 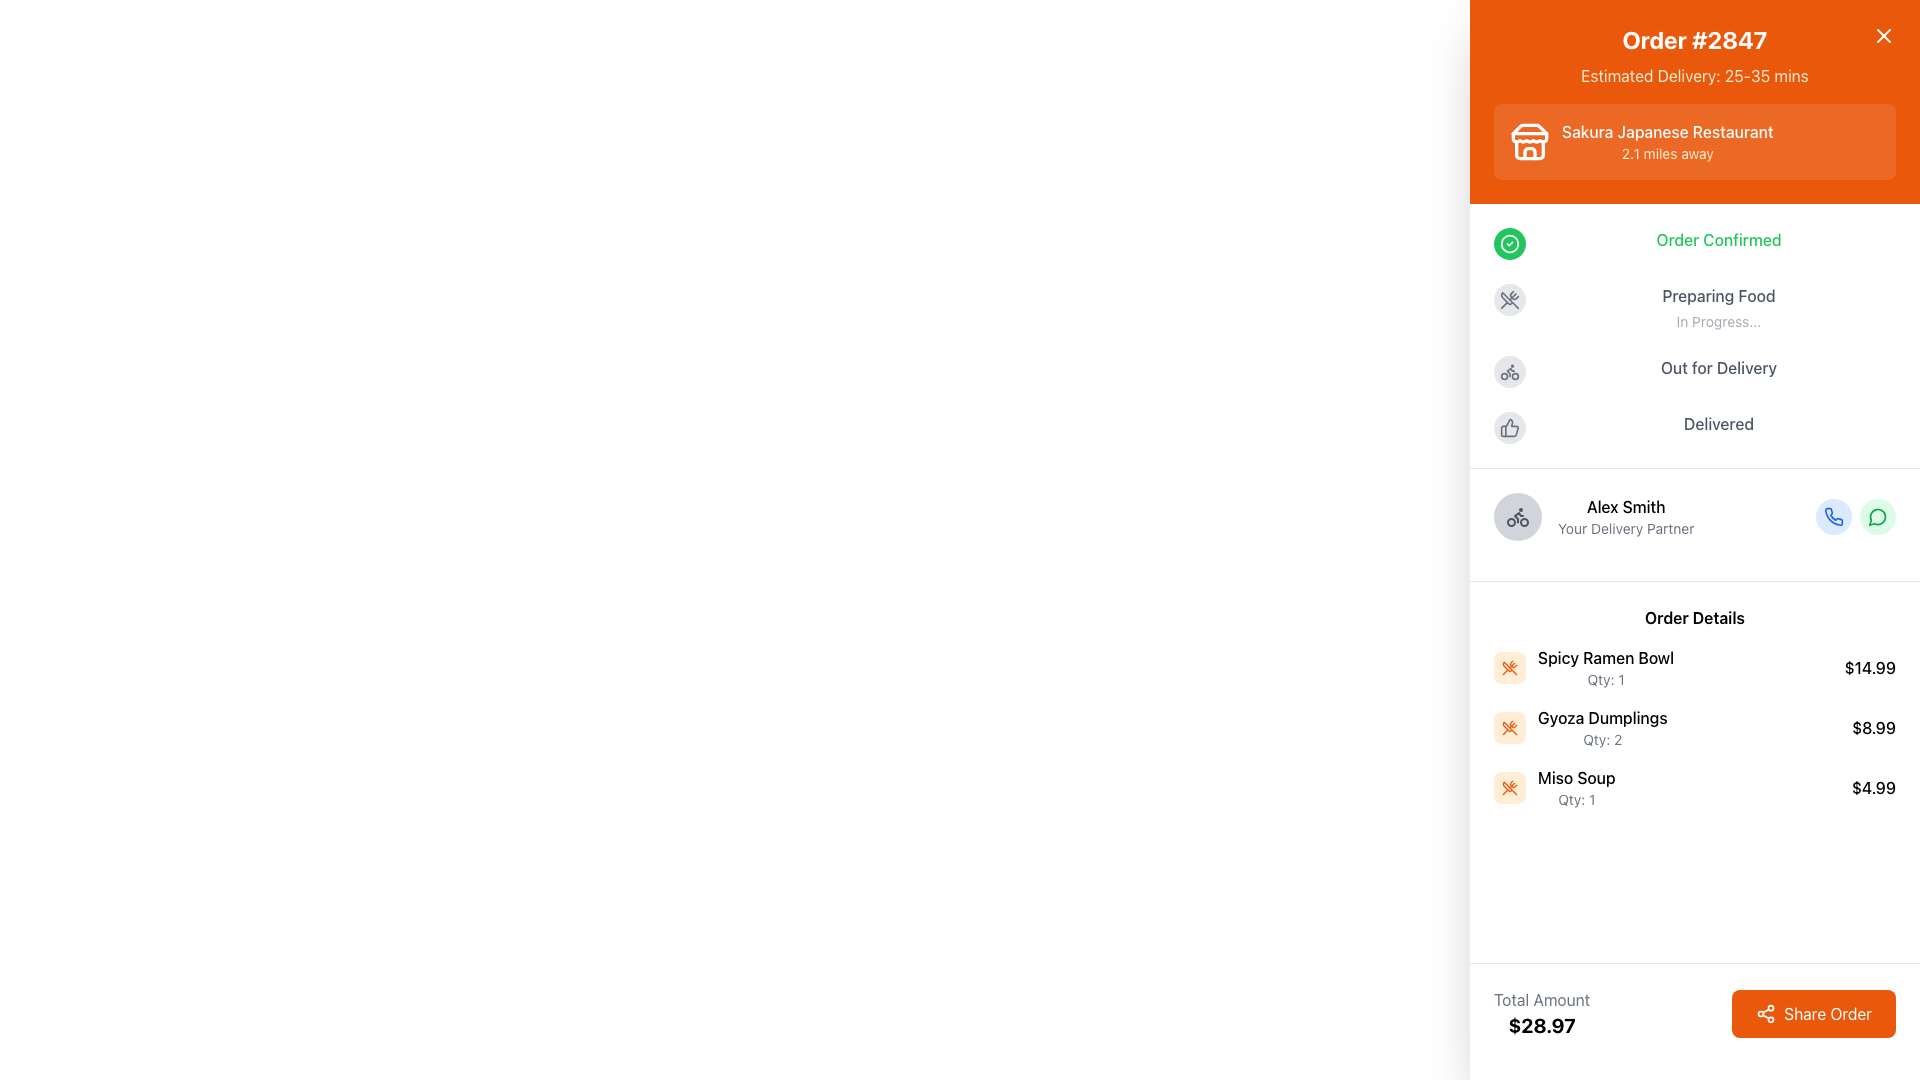 What do you see at coordinates (1693, 308) in the screenshot?
I see `the status information of the label indicating that food preparation is ongoing, which is the second item in the vertical list of status indicators` at bounding box center [1693, 308].